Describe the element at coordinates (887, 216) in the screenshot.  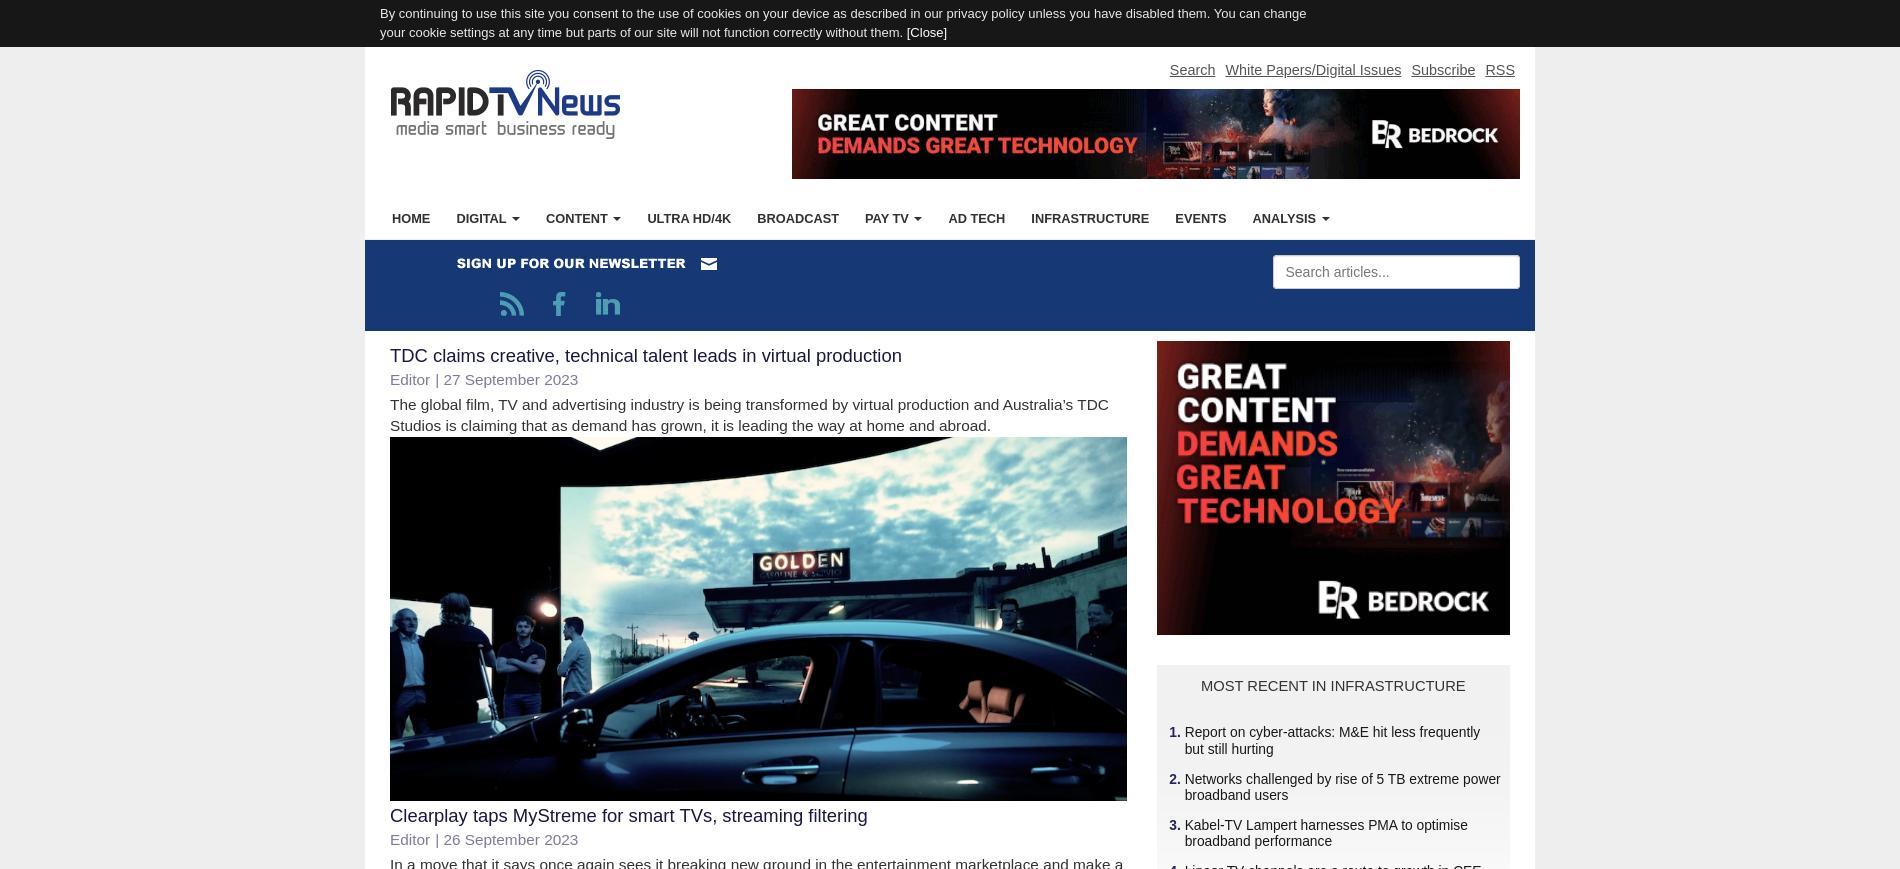
I see `'Pay TV'` at that location.